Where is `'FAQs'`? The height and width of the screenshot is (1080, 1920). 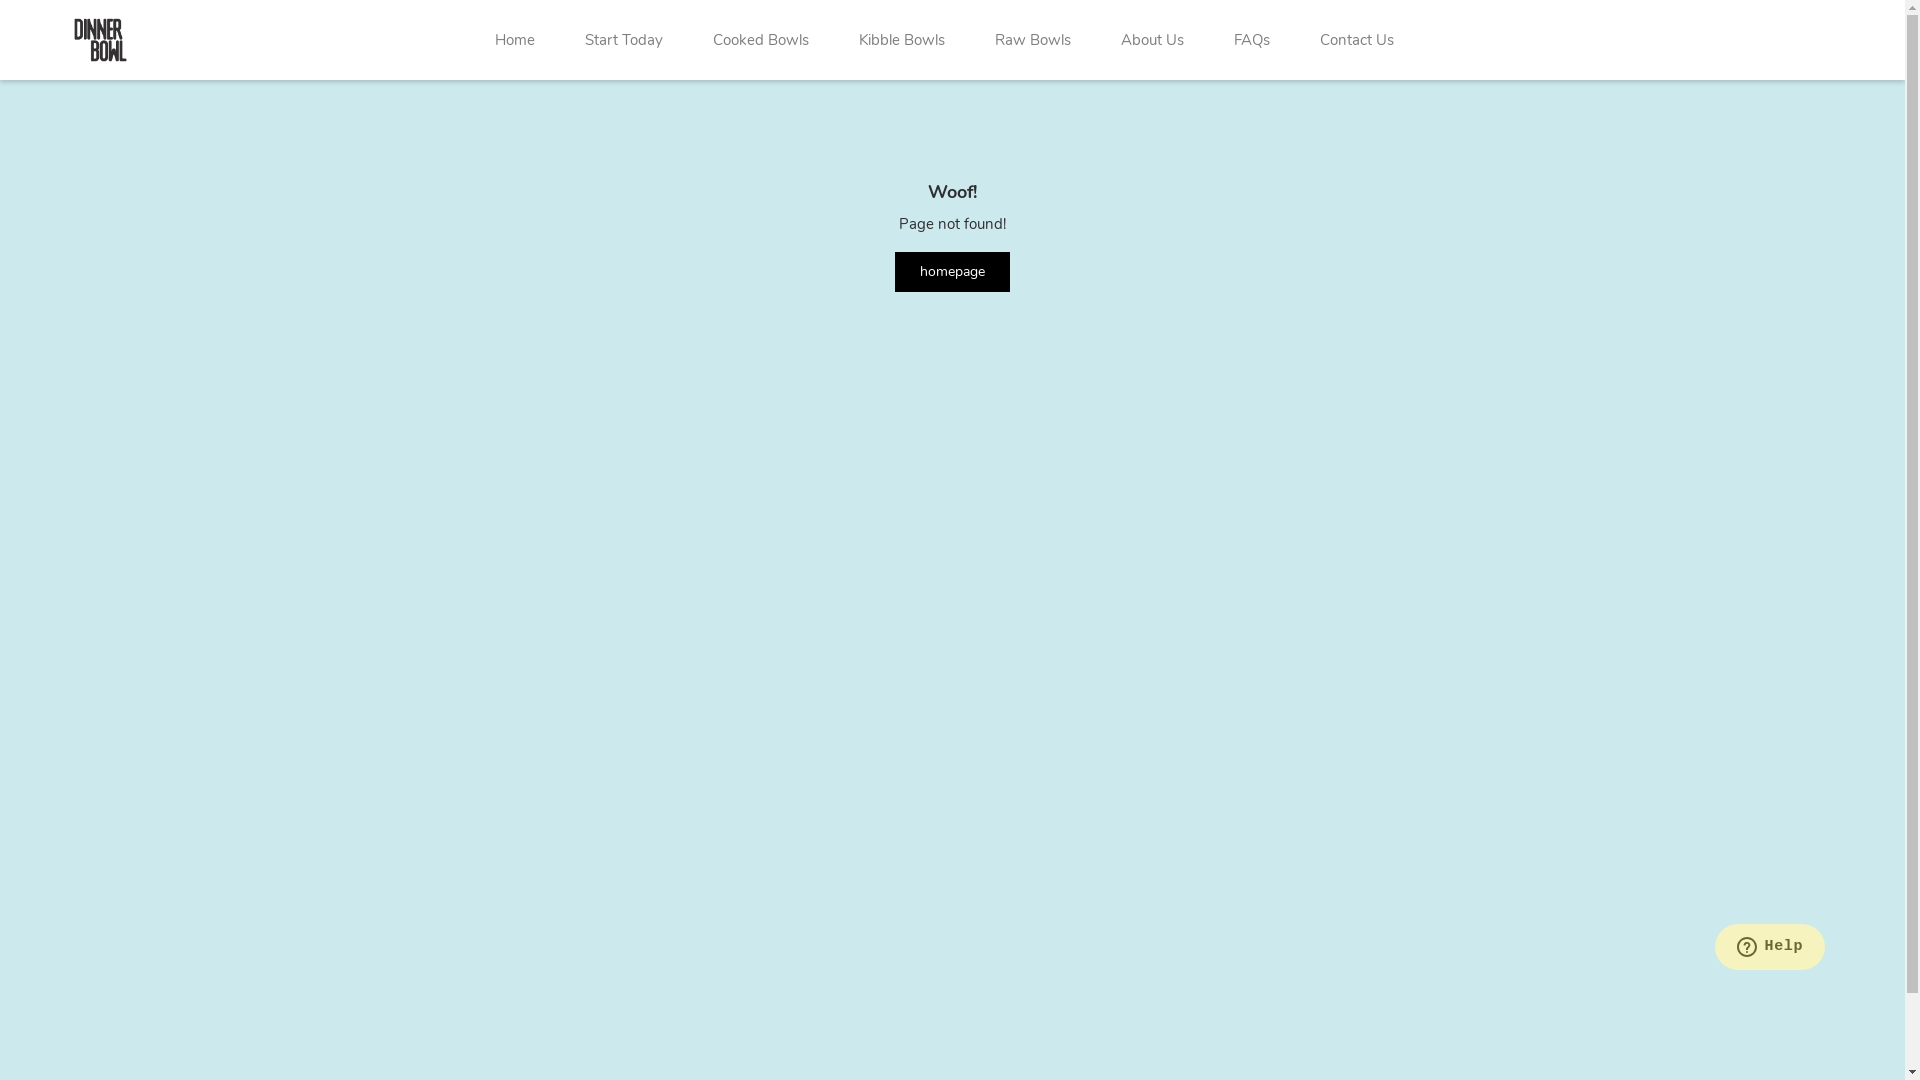 'FAQs' is located at coordinates (1251, 39).